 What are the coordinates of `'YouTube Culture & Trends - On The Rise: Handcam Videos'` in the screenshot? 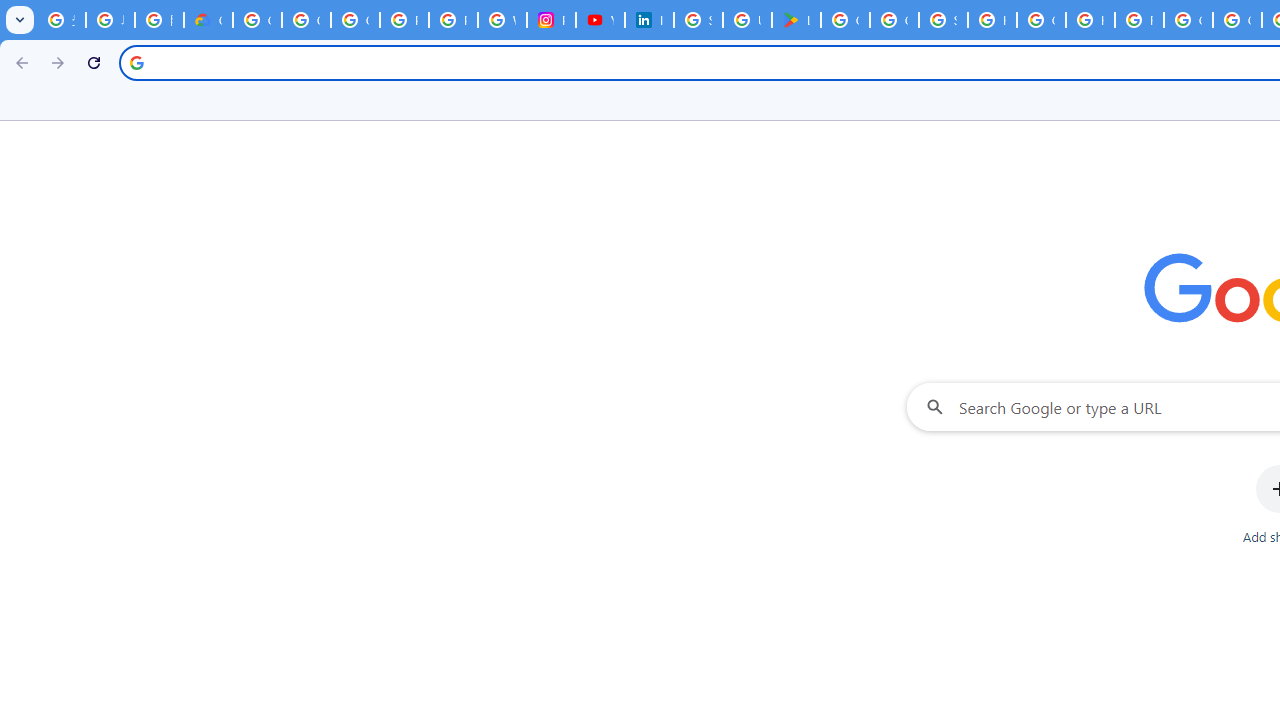 It's located at (599, 20).